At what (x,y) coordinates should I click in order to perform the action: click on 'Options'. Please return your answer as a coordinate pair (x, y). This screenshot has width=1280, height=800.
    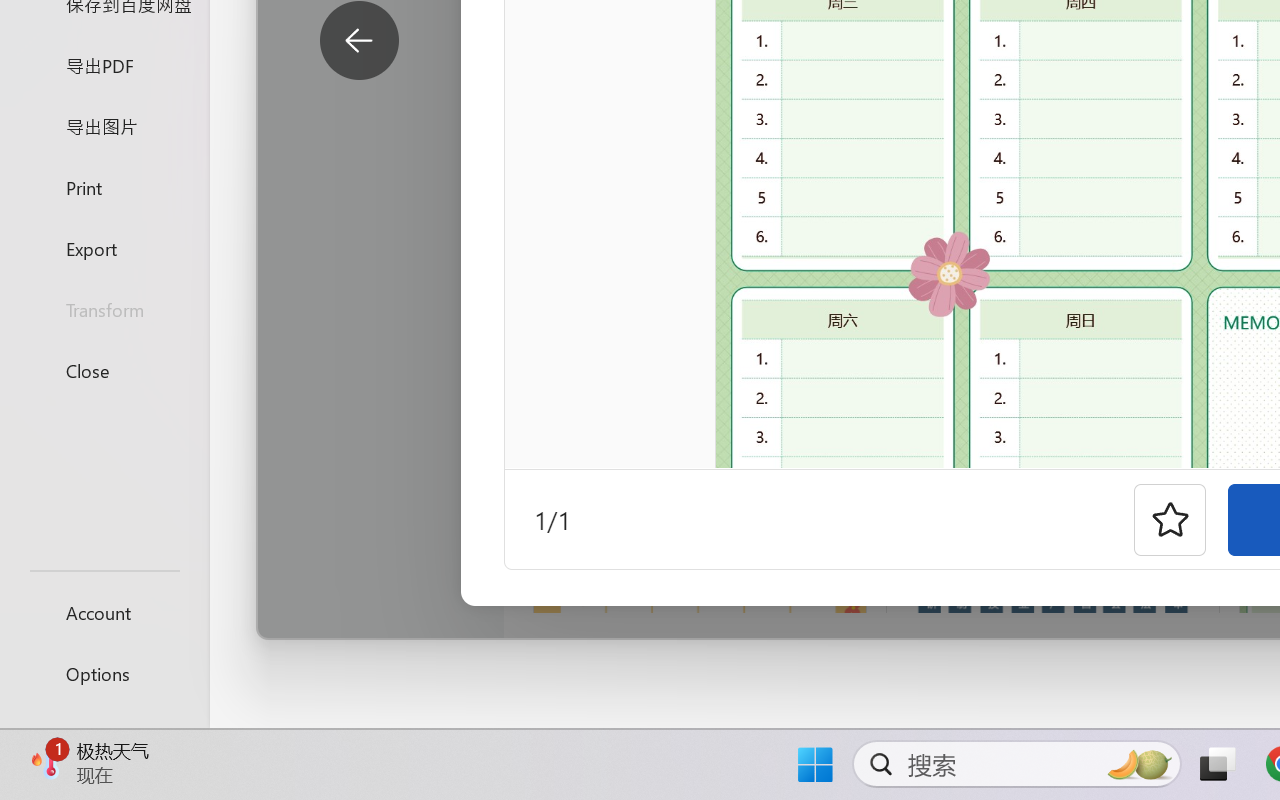
    Looking at the image, I should click on (103, 673).